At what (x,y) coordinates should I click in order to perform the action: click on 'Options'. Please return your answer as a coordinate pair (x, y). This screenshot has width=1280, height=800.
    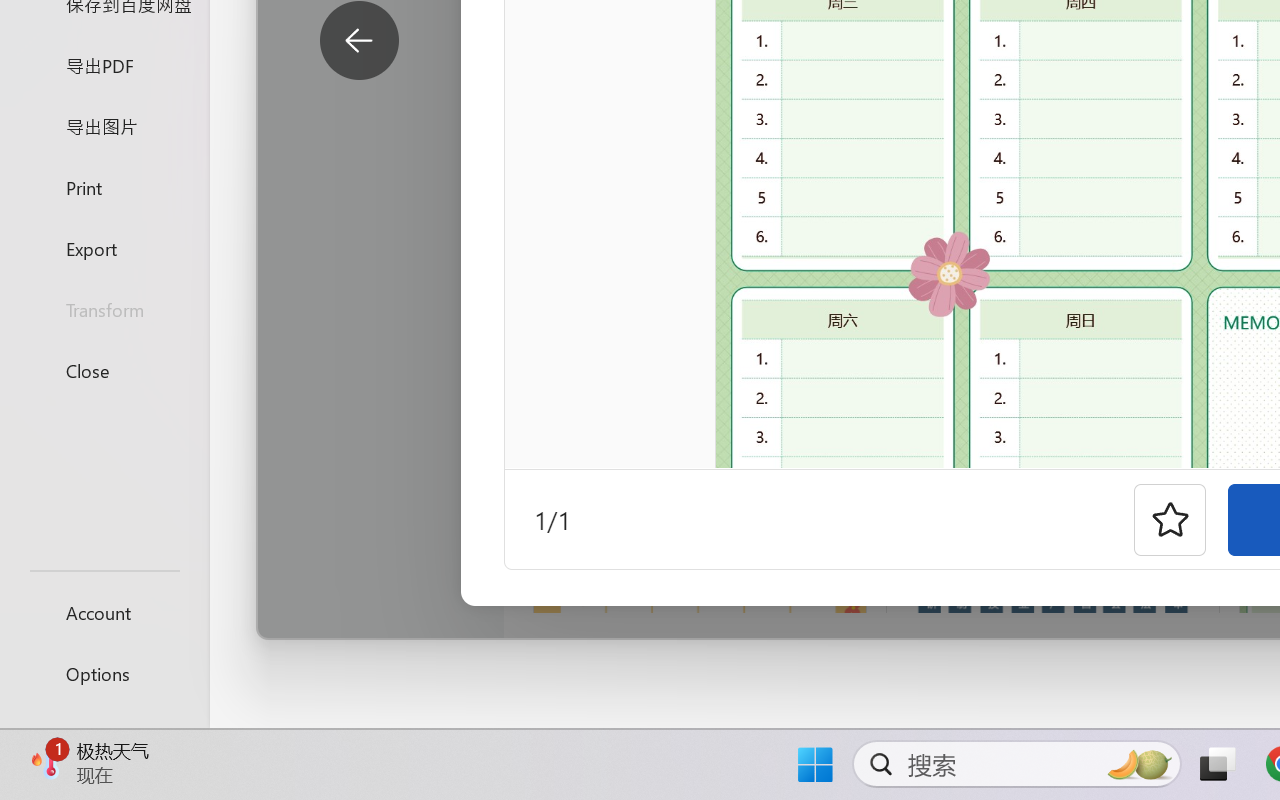
    Looking at the image, I should click on (103, 673).